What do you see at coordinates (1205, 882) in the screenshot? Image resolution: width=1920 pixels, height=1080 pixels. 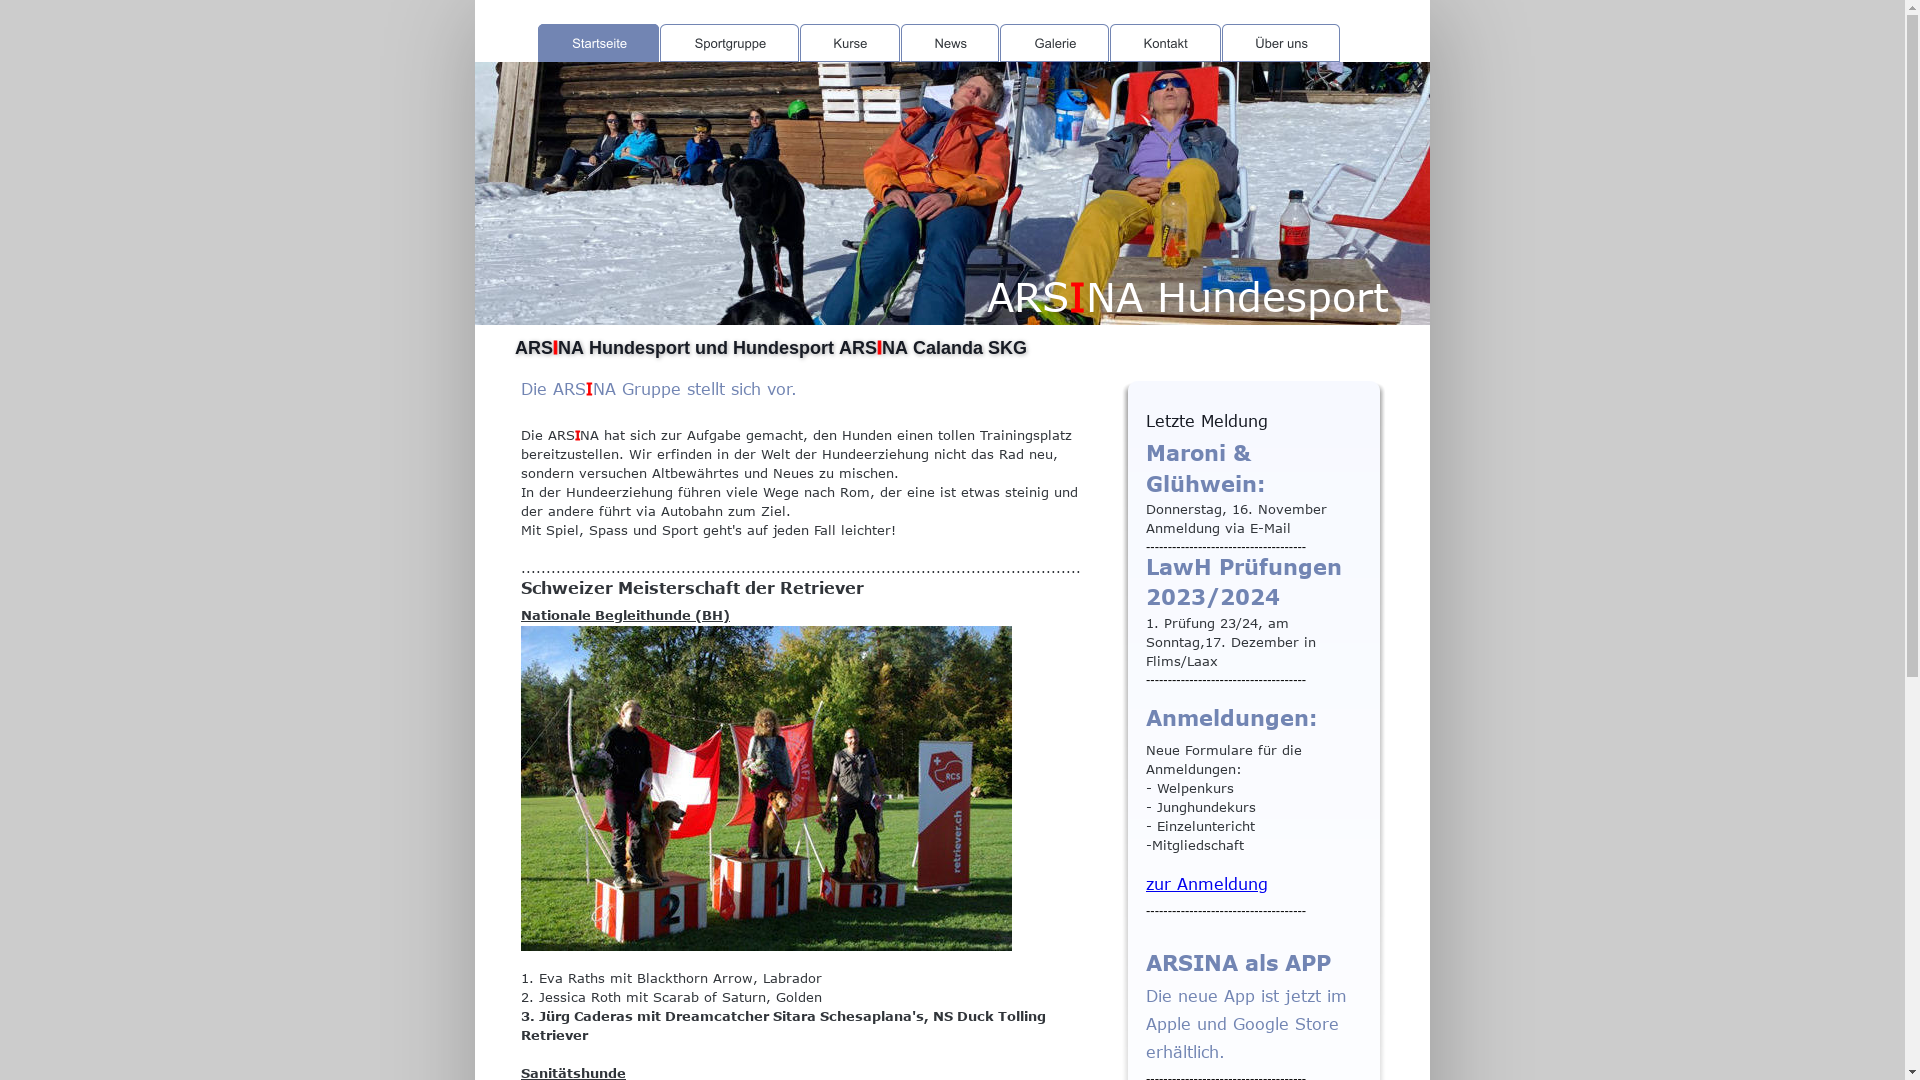 I see `'zur Anmeldung'` at bounding box center [1205, 882].